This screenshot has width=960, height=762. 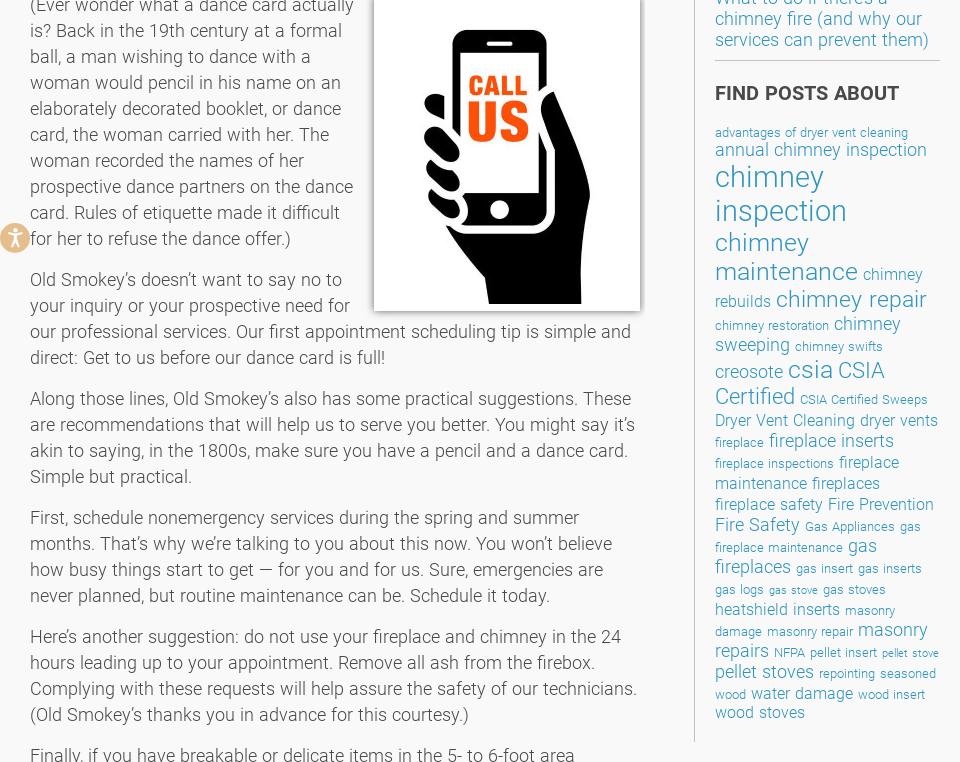 I want to click on 'pellet stove', so click(x=910, y=652).